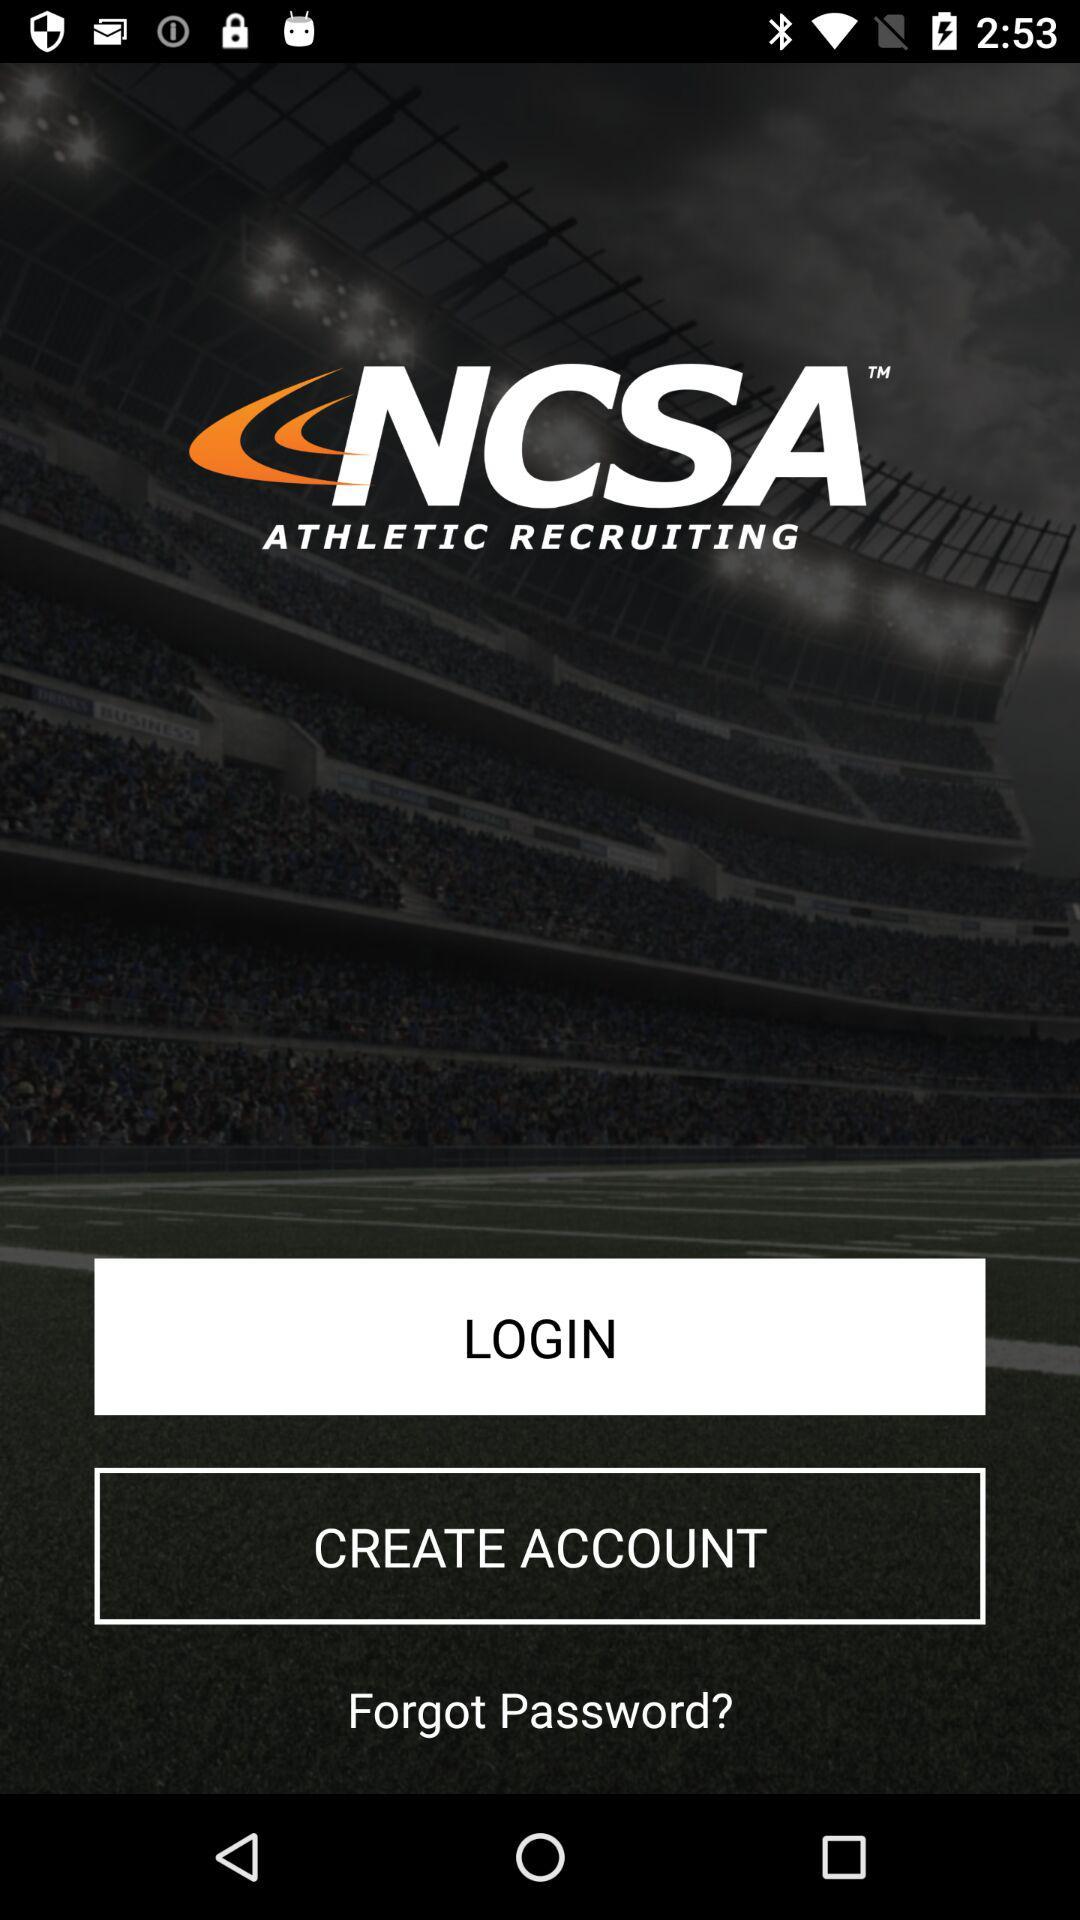 The width and height of the screenshot is (1080, 1920). Describe the element at coordinates (540, 1545) in the screenshot. I see `the create account icon` at that location.